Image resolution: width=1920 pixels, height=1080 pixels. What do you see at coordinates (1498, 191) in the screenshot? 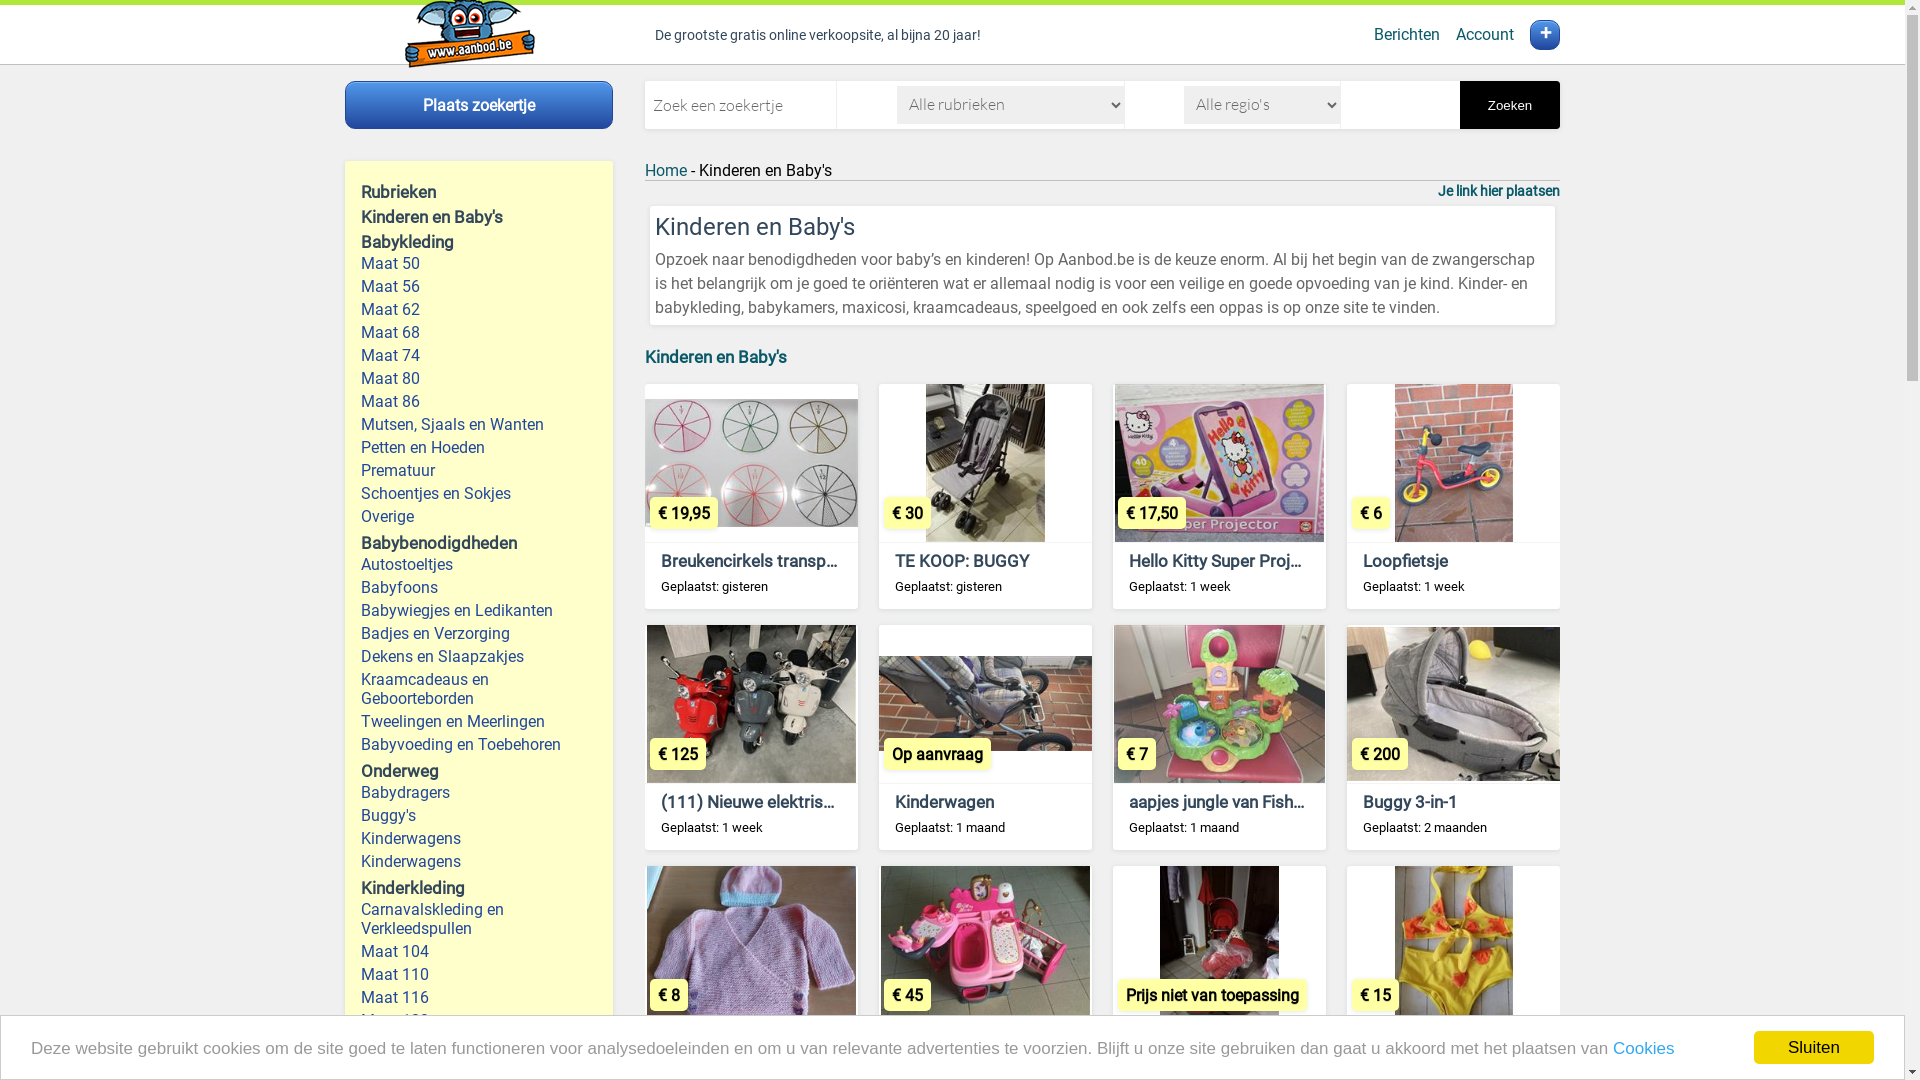
I see `'Je link hier plaatsen'` at bounding box center [1498, 191].